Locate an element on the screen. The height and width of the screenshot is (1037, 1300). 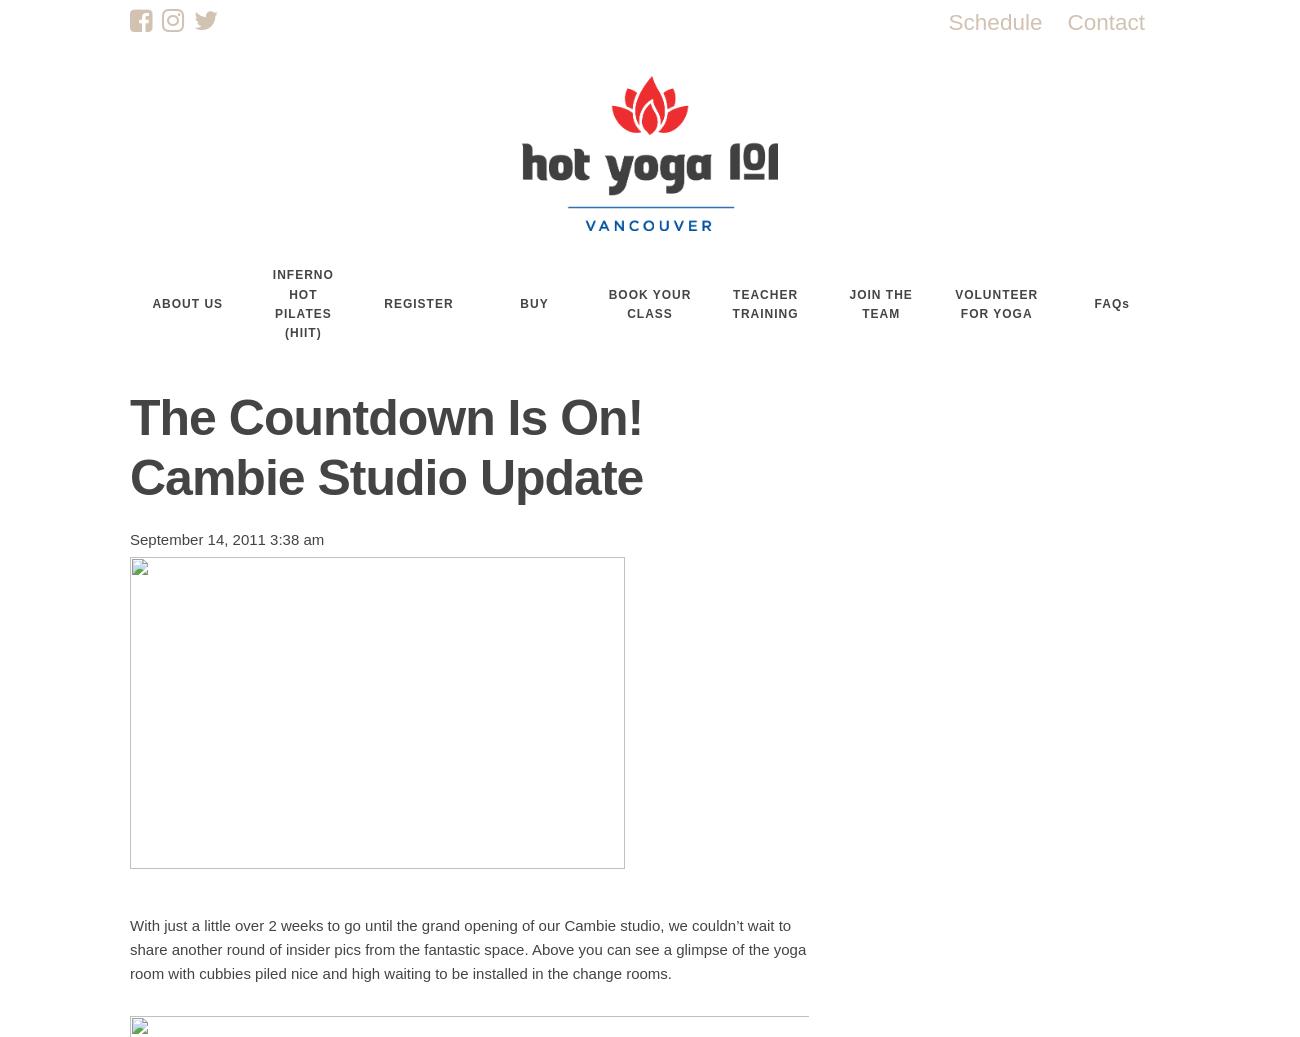
'ABOUT US' is located at coordinates (187, 303).